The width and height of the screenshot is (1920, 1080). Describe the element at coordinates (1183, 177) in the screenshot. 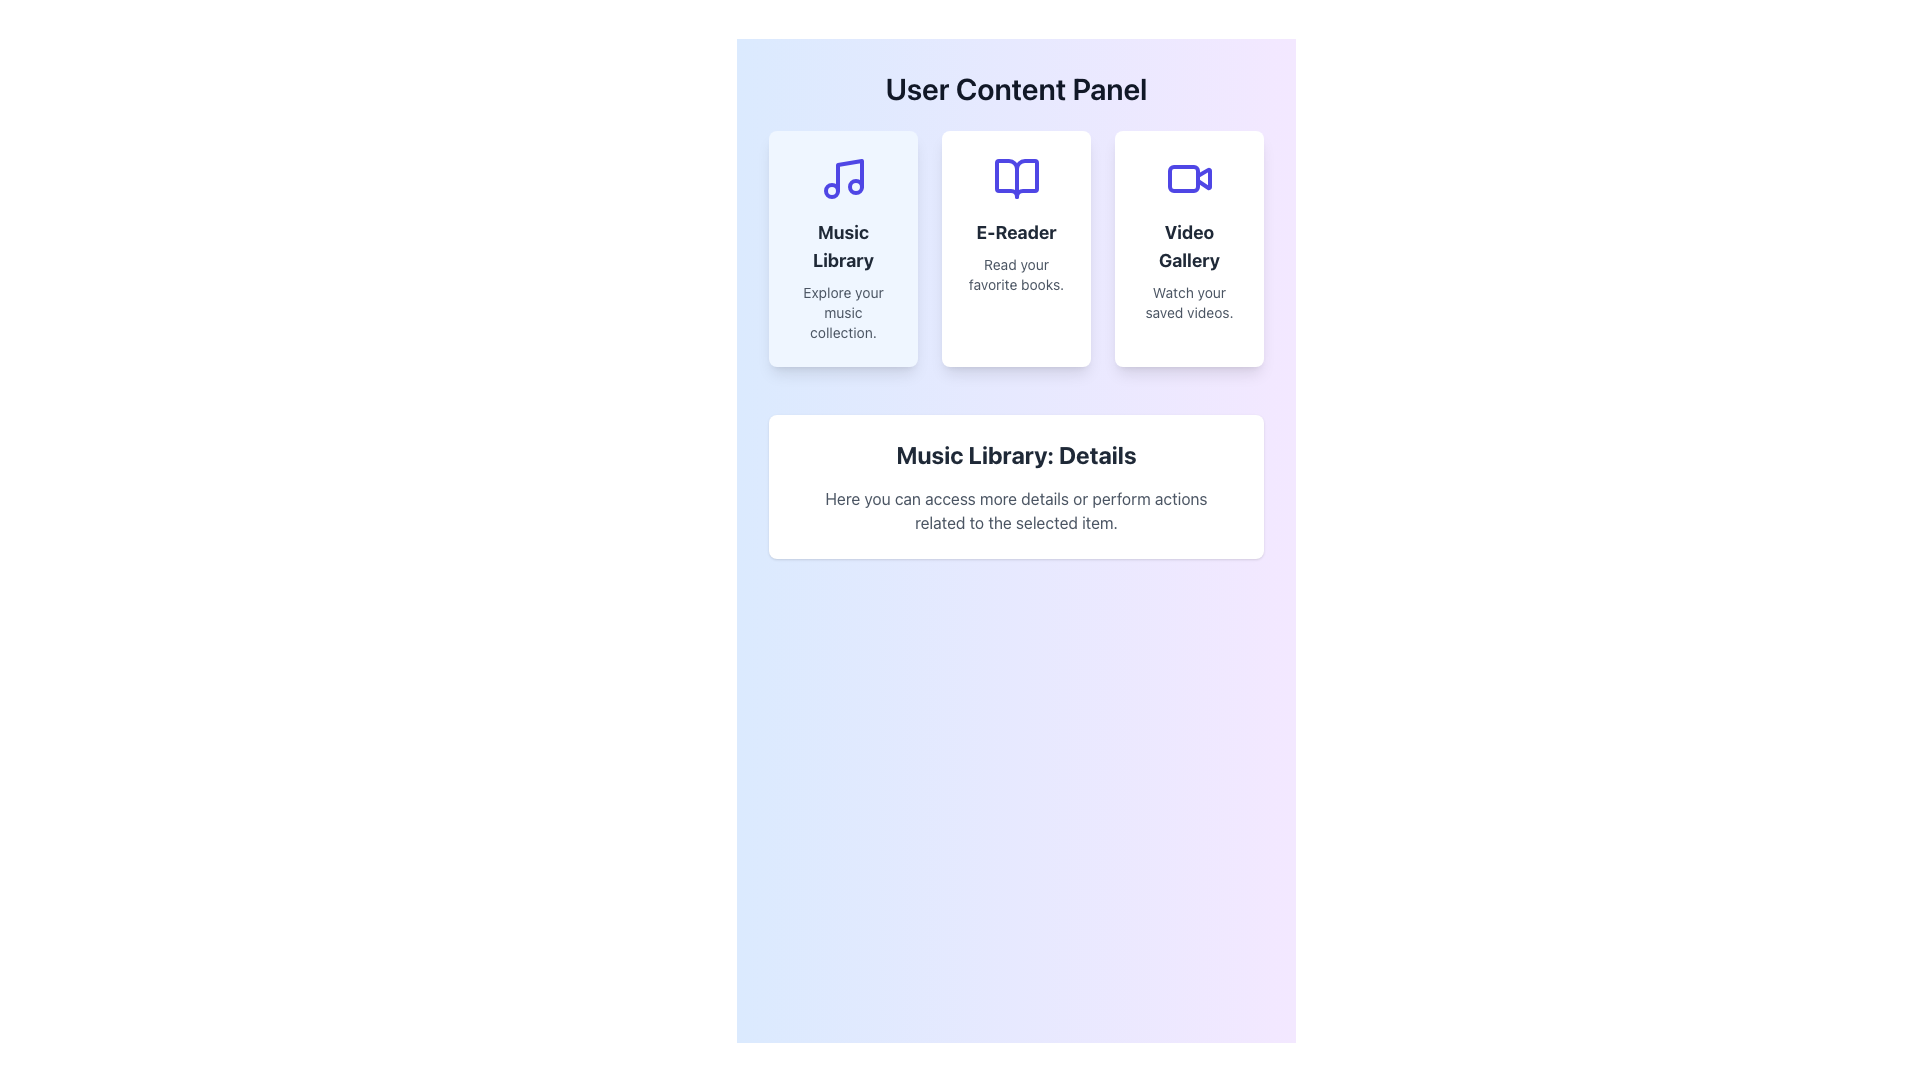

I see `blue rectangle with rounded corners located in the 'Video Gallery' card for debugging purposes` at that location.